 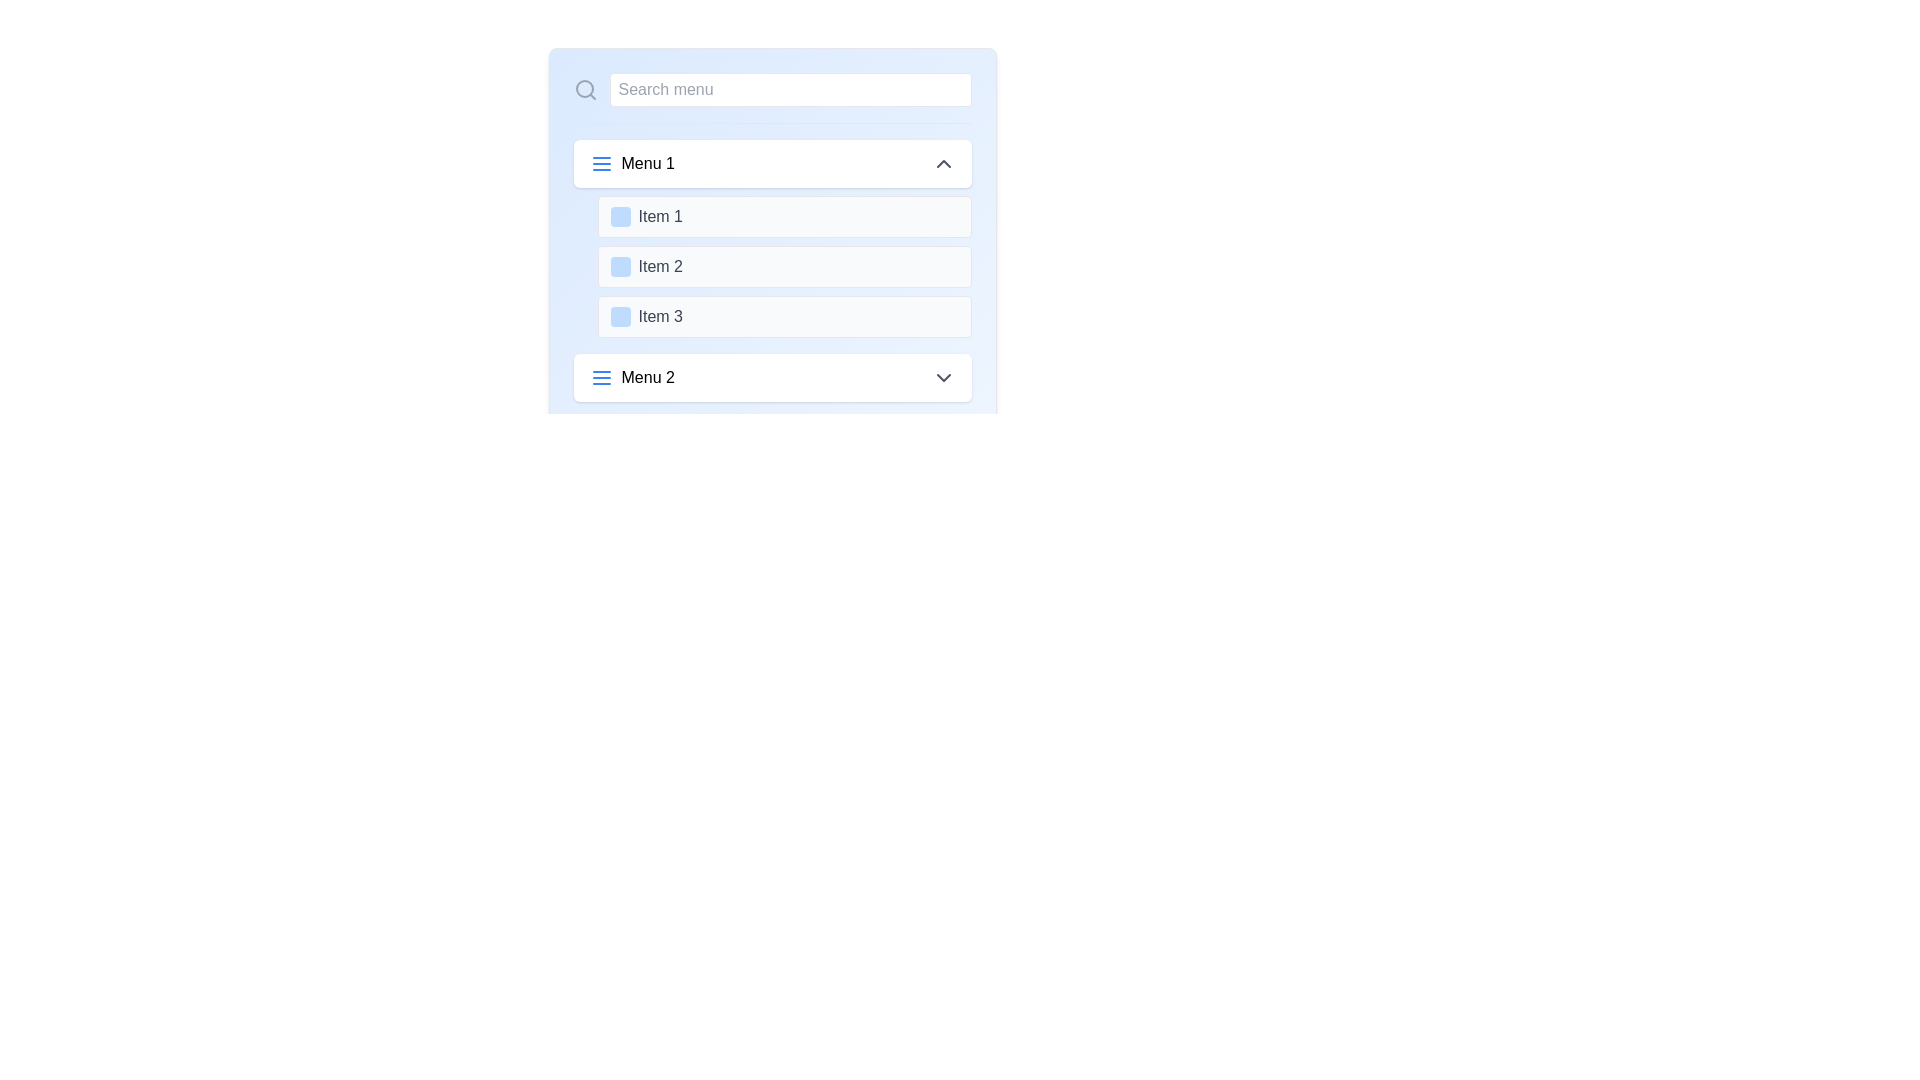 I want to click on the menu icon represented by three horizontally arranged blue lines, located to the left of the label 'Menu 2', to interact with the menu it represents, so click(x=600, y=378).